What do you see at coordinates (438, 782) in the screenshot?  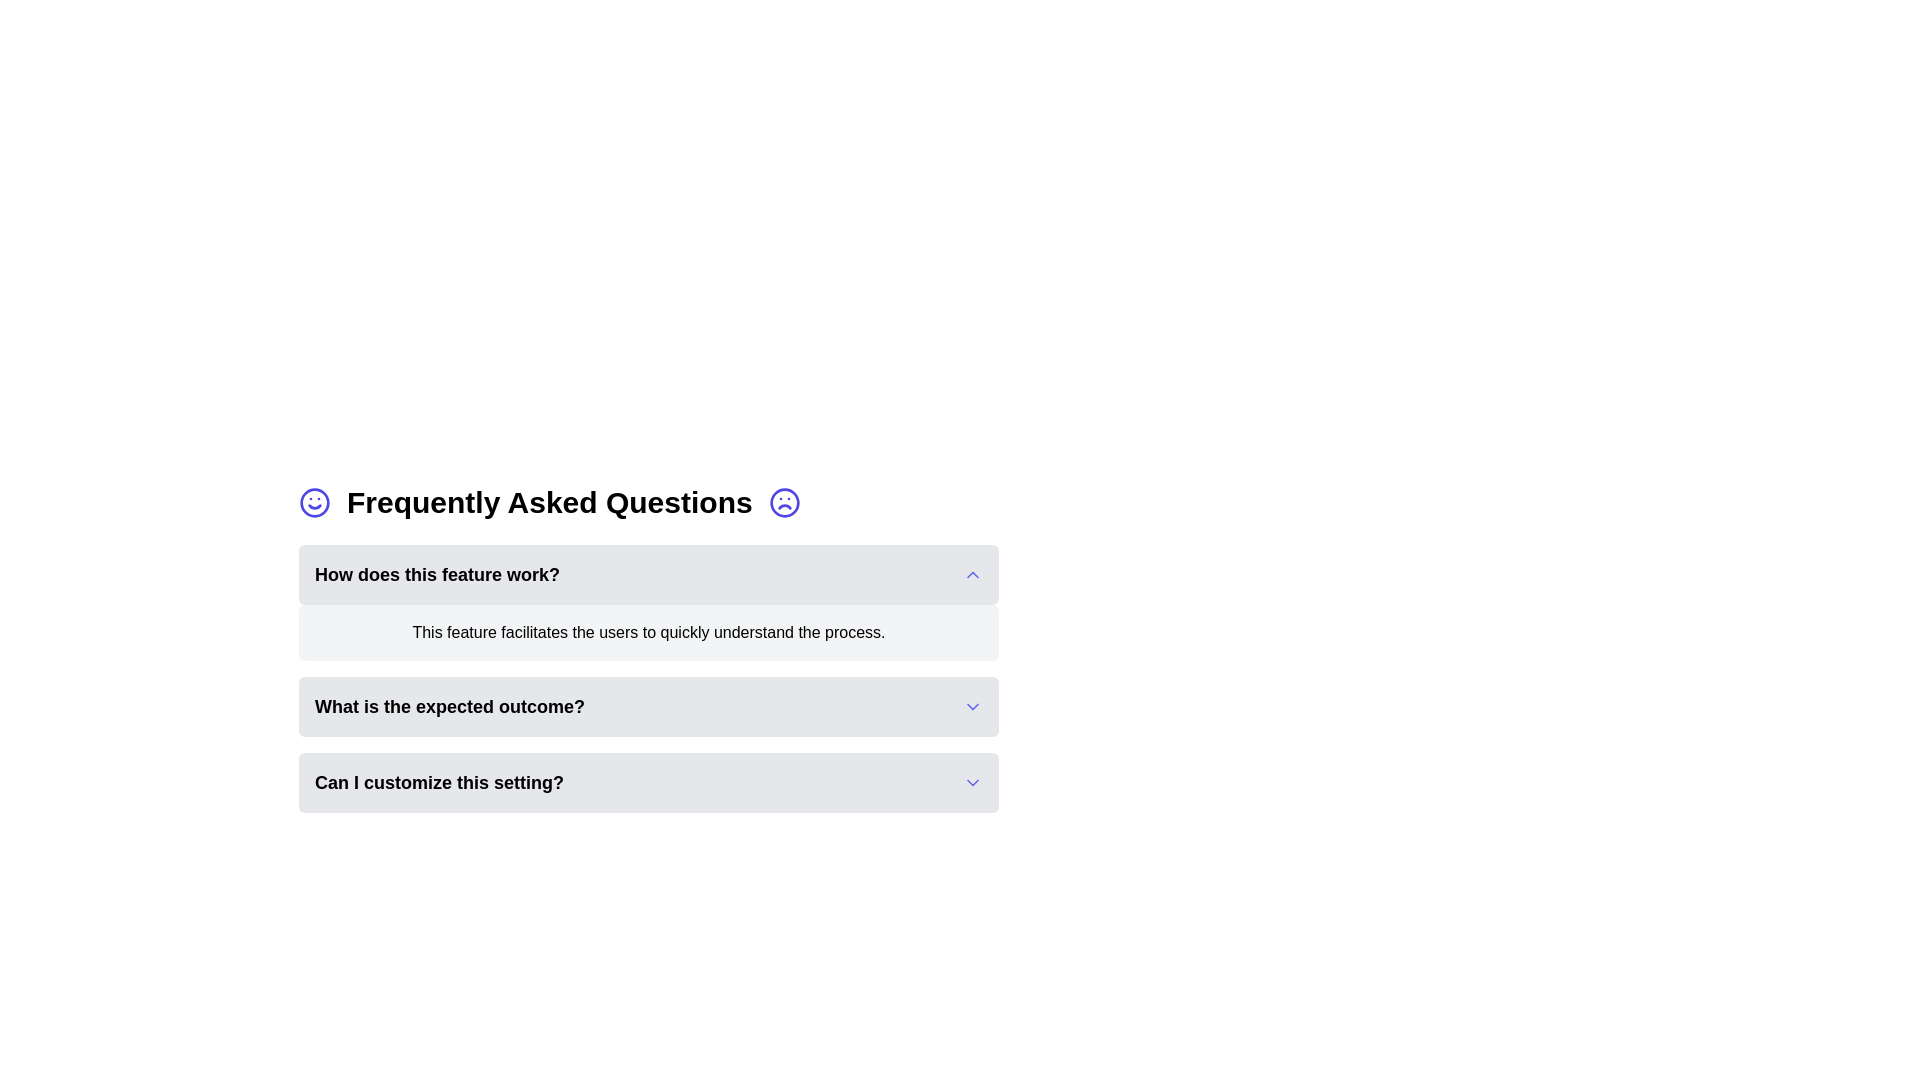 I see `the text label that serves as a question header within the FAQ section, located below the FAQ titled 'What is the expected outcome?'` at bounding box center [438, 782].